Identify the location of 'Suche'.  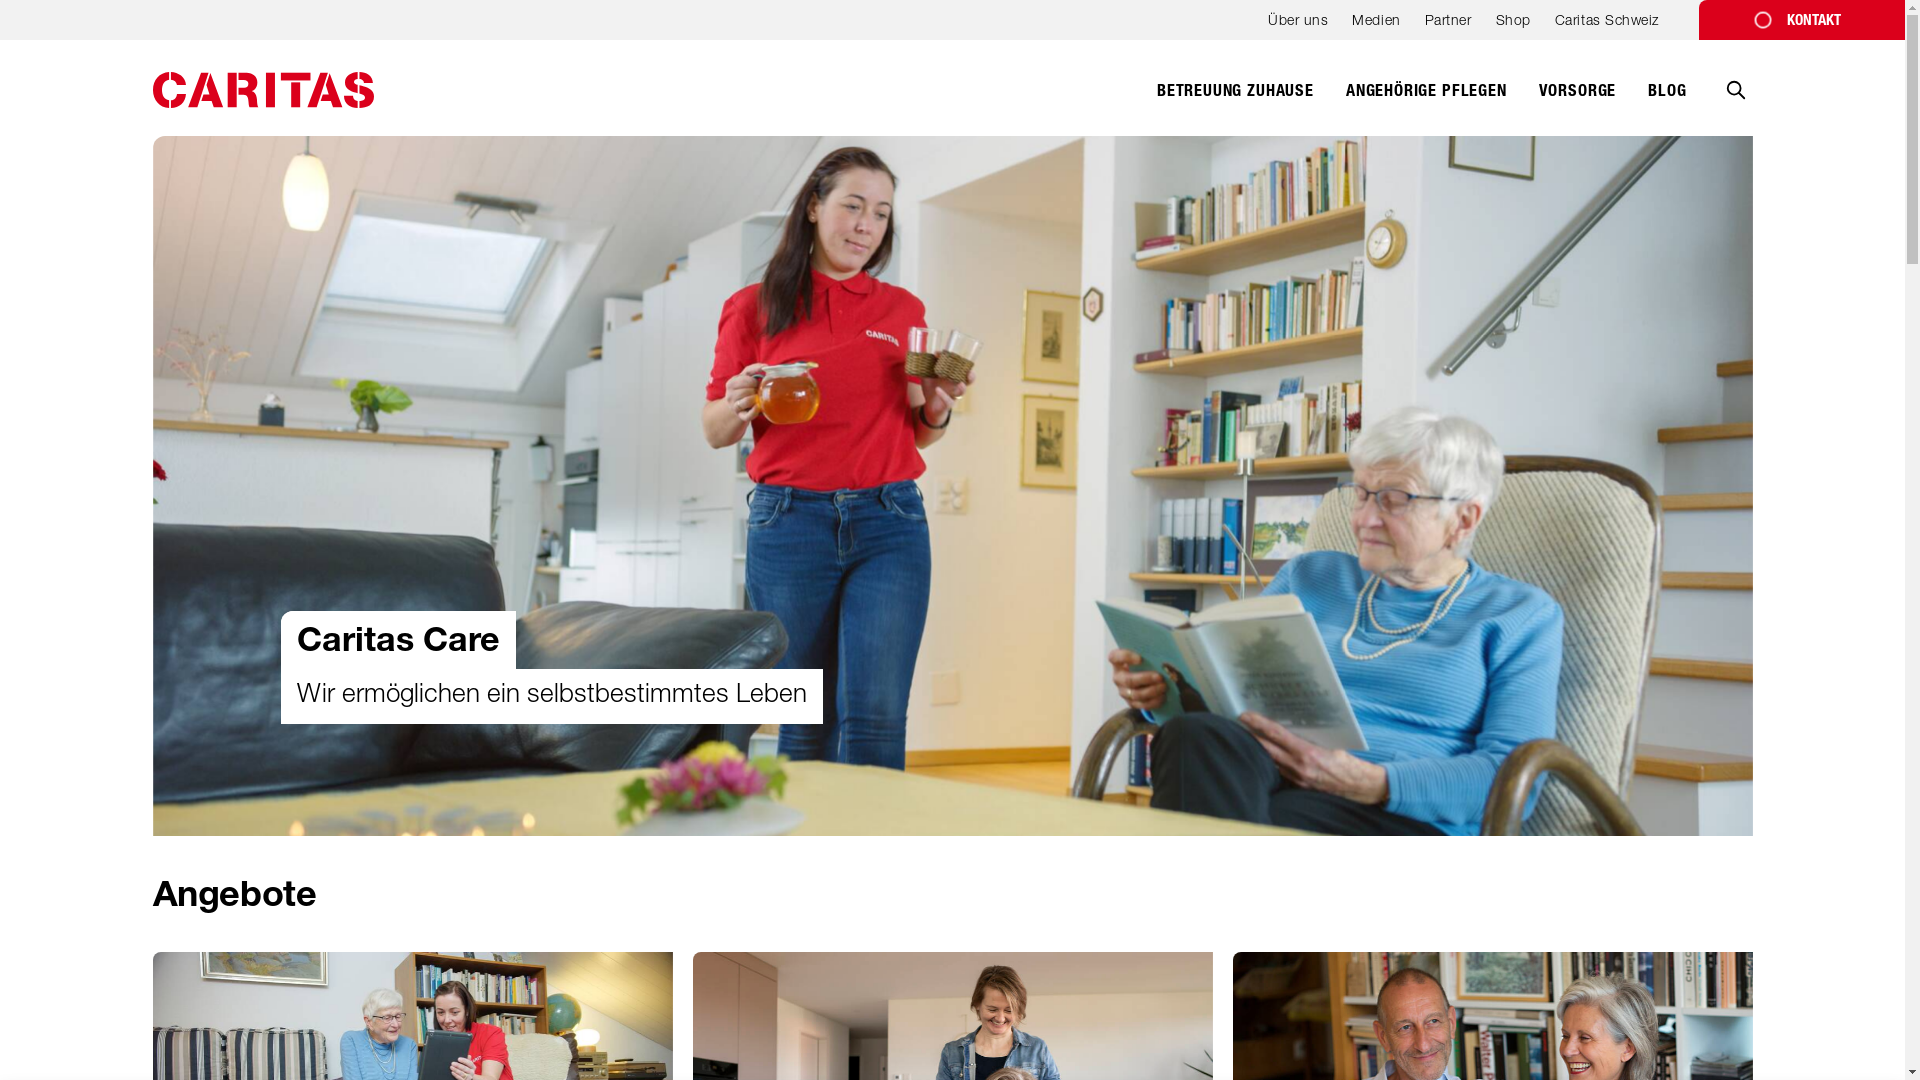
(1733, 104).